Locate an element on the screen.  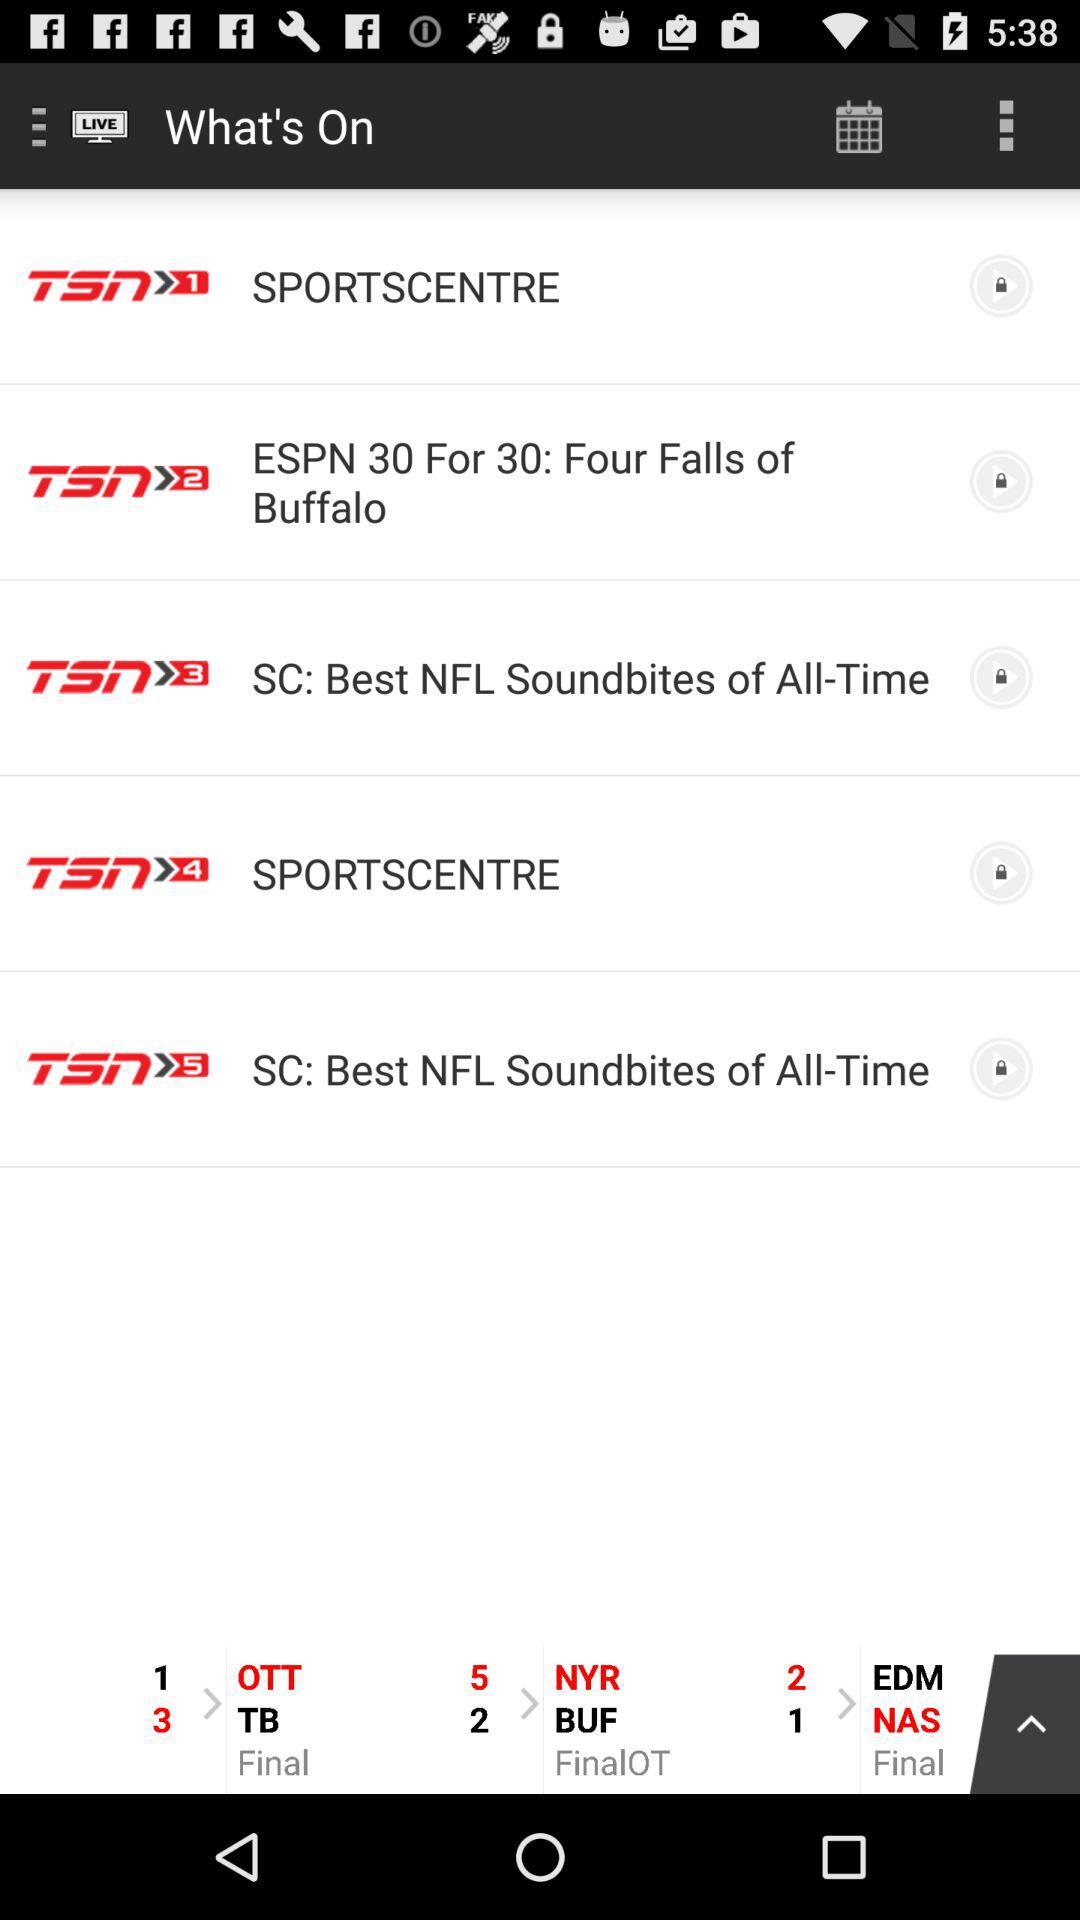
the item below sportscentre app is located at coordinates (592, 481).